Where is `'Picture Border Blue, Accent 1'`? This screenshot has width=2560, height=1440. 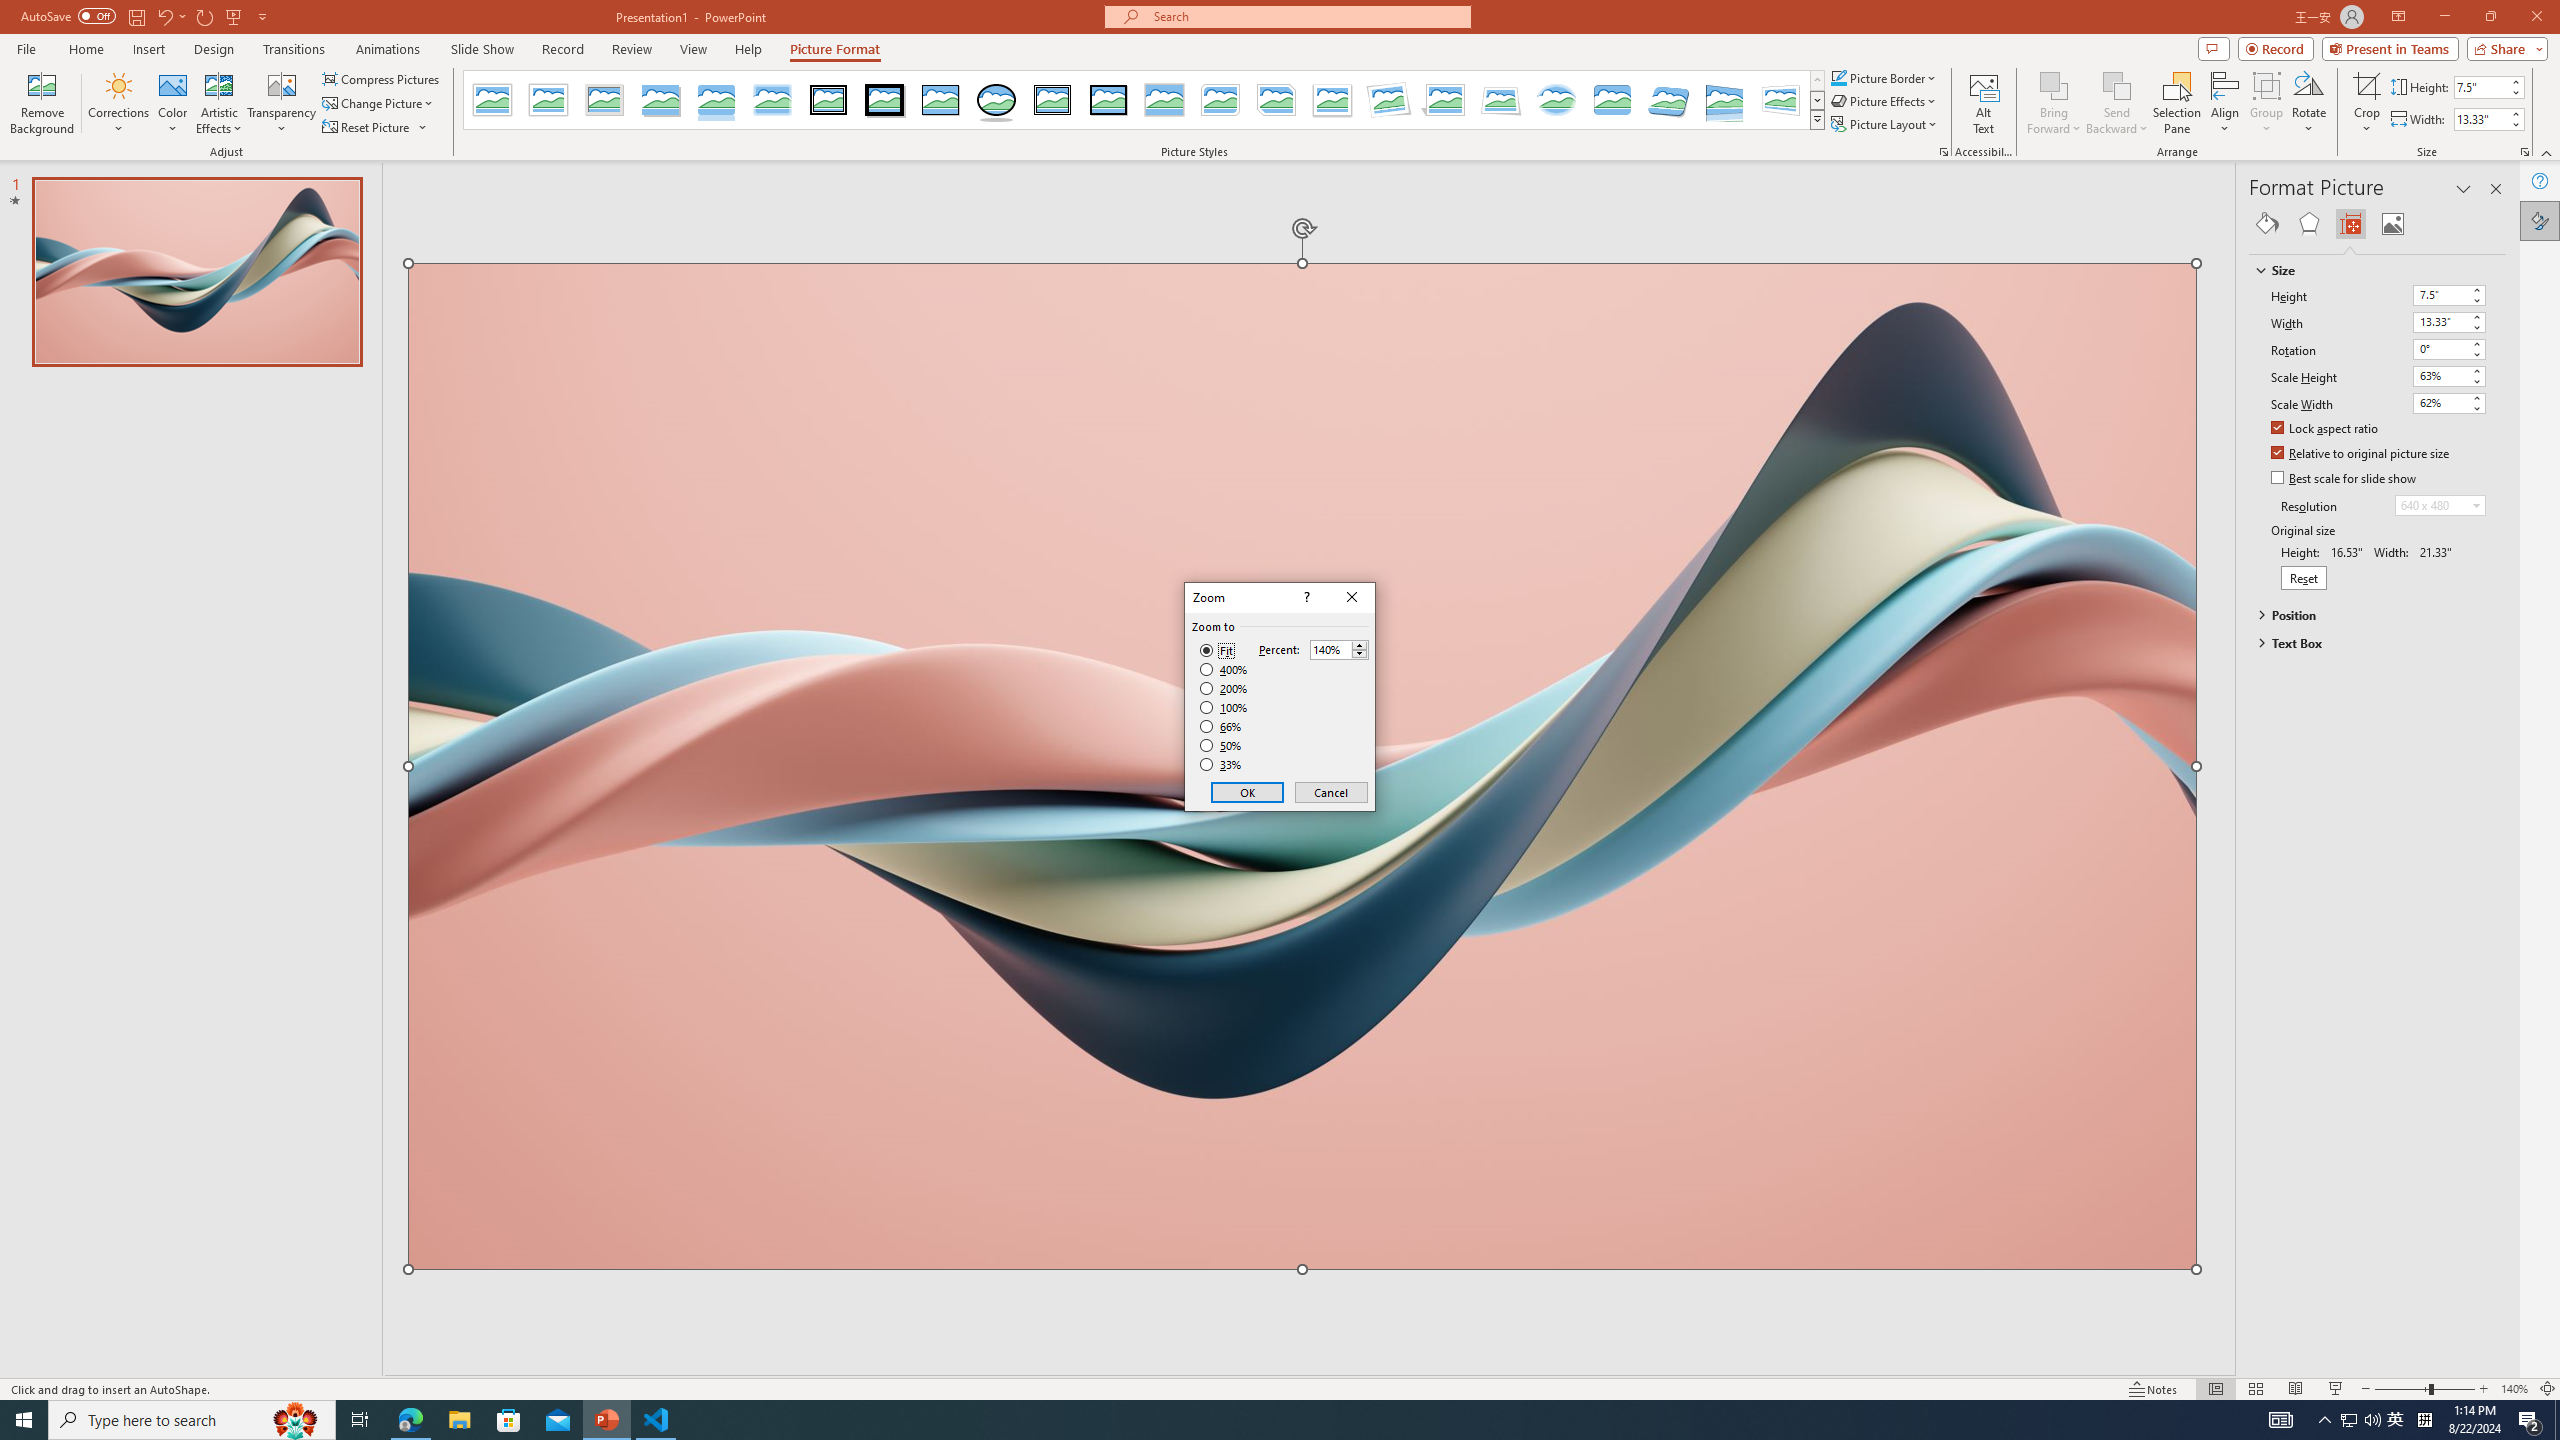 'Picture Border Blue, Accent 1' is located at coordinates (1838, 77).